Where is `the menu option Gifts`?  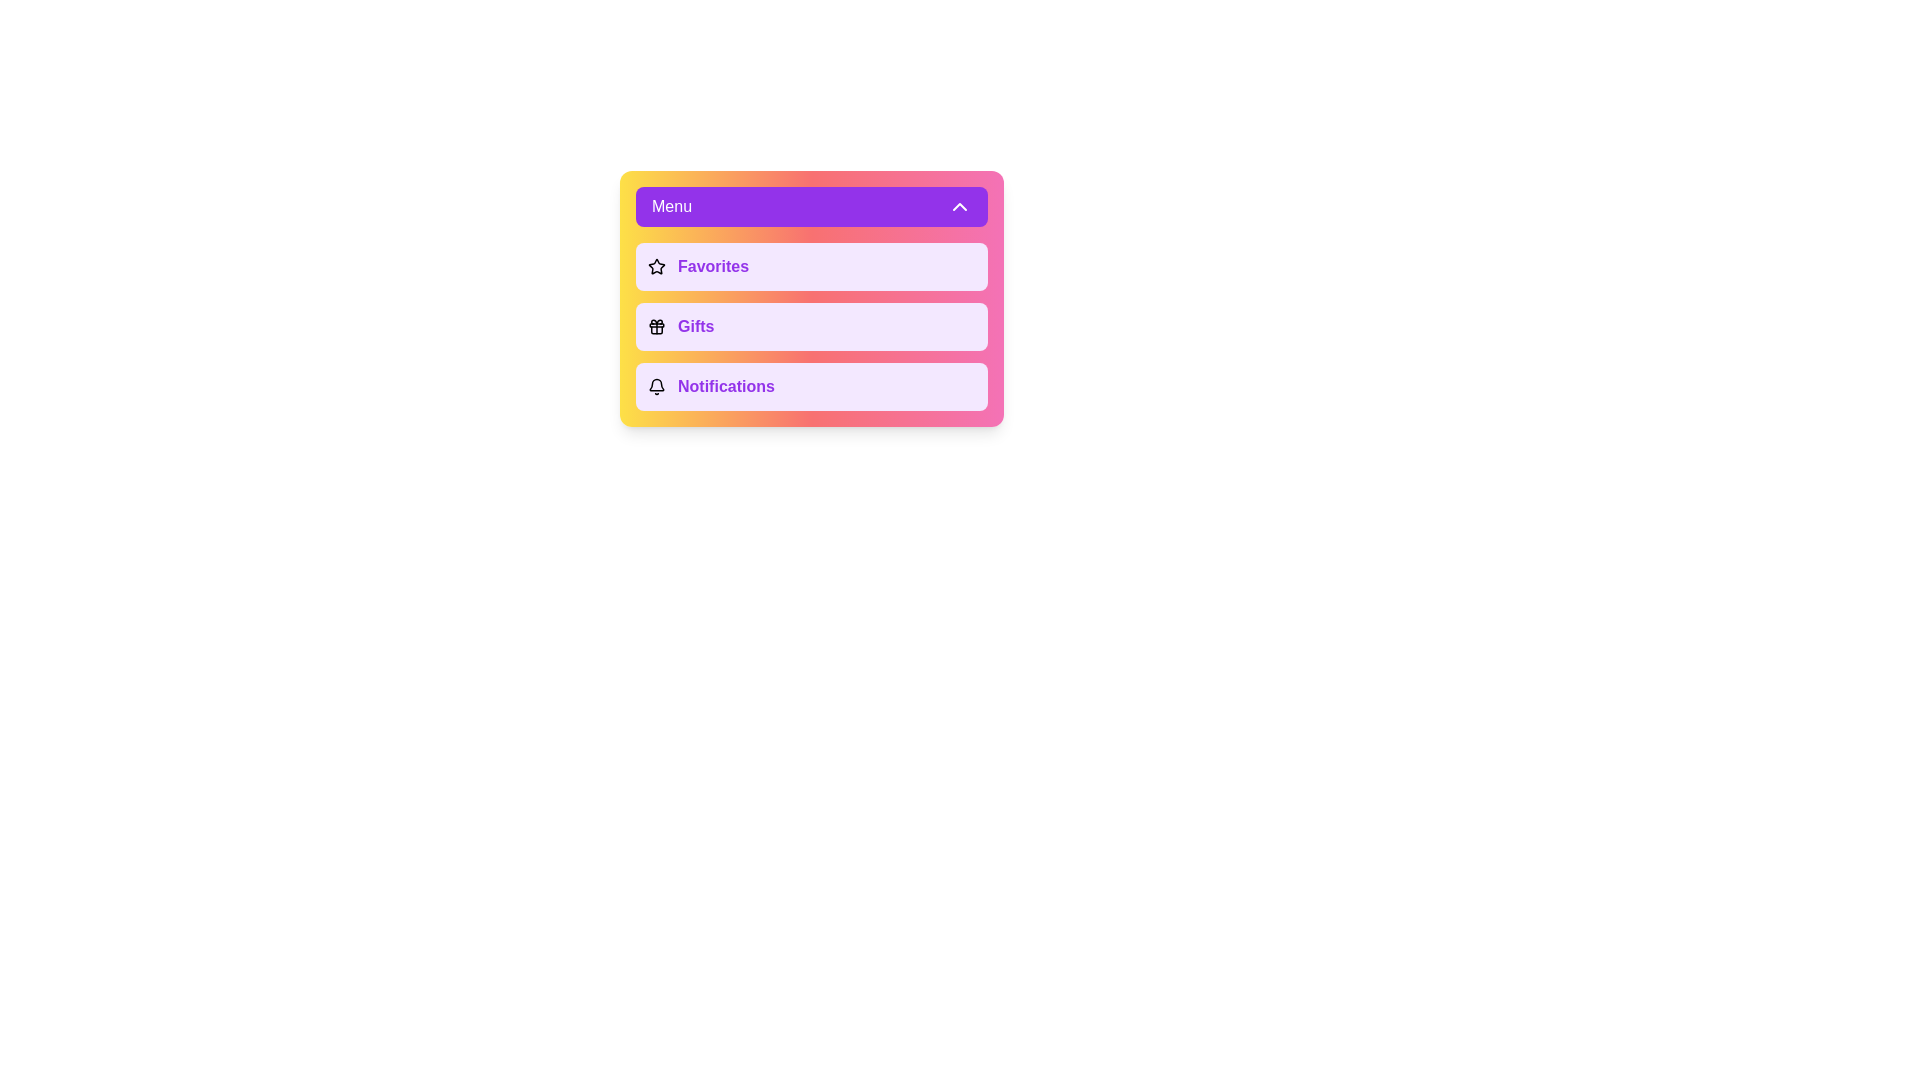
the menu option Gifts is located at coordinates (811, 326).